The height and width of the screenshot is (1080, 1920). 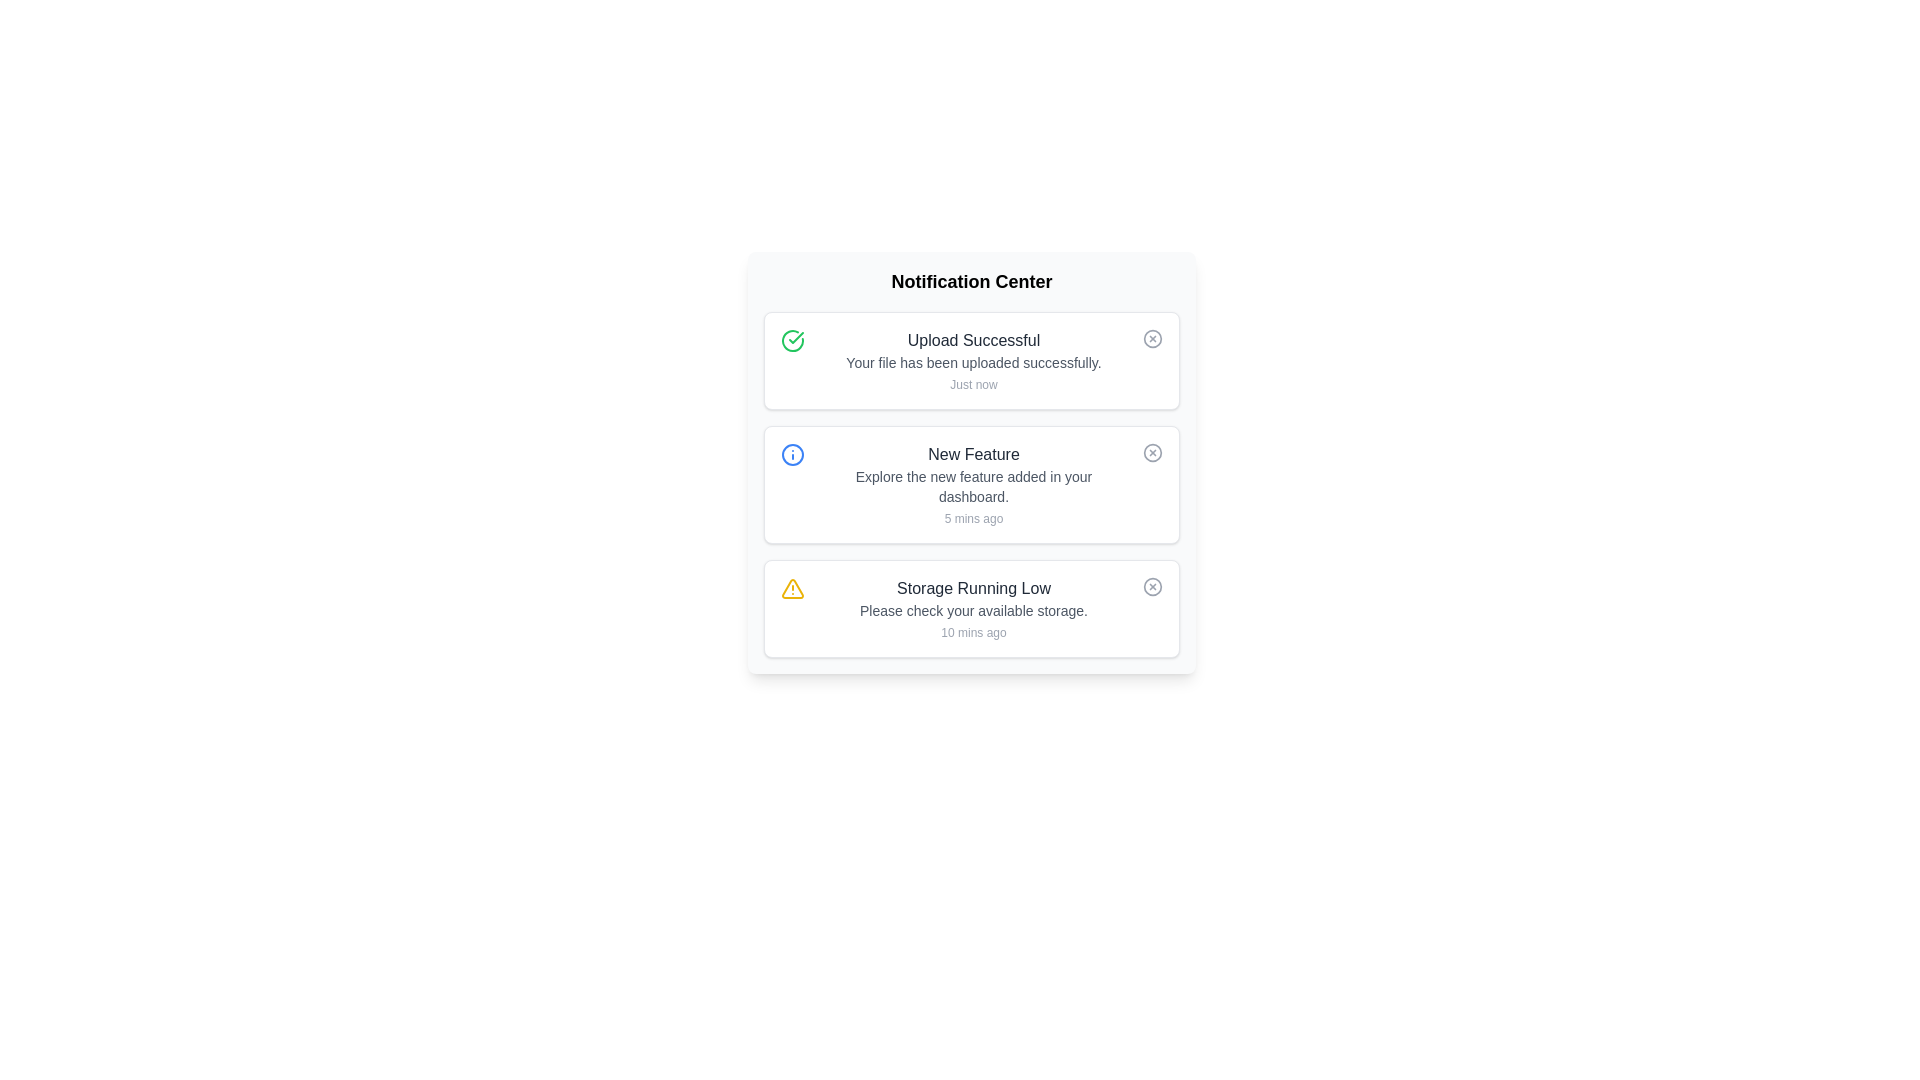 I want to click on the success icon within the circular graphic of the first notification titled 'Upload Successful' in the Notification Center panel, so click(x=795, y=337).